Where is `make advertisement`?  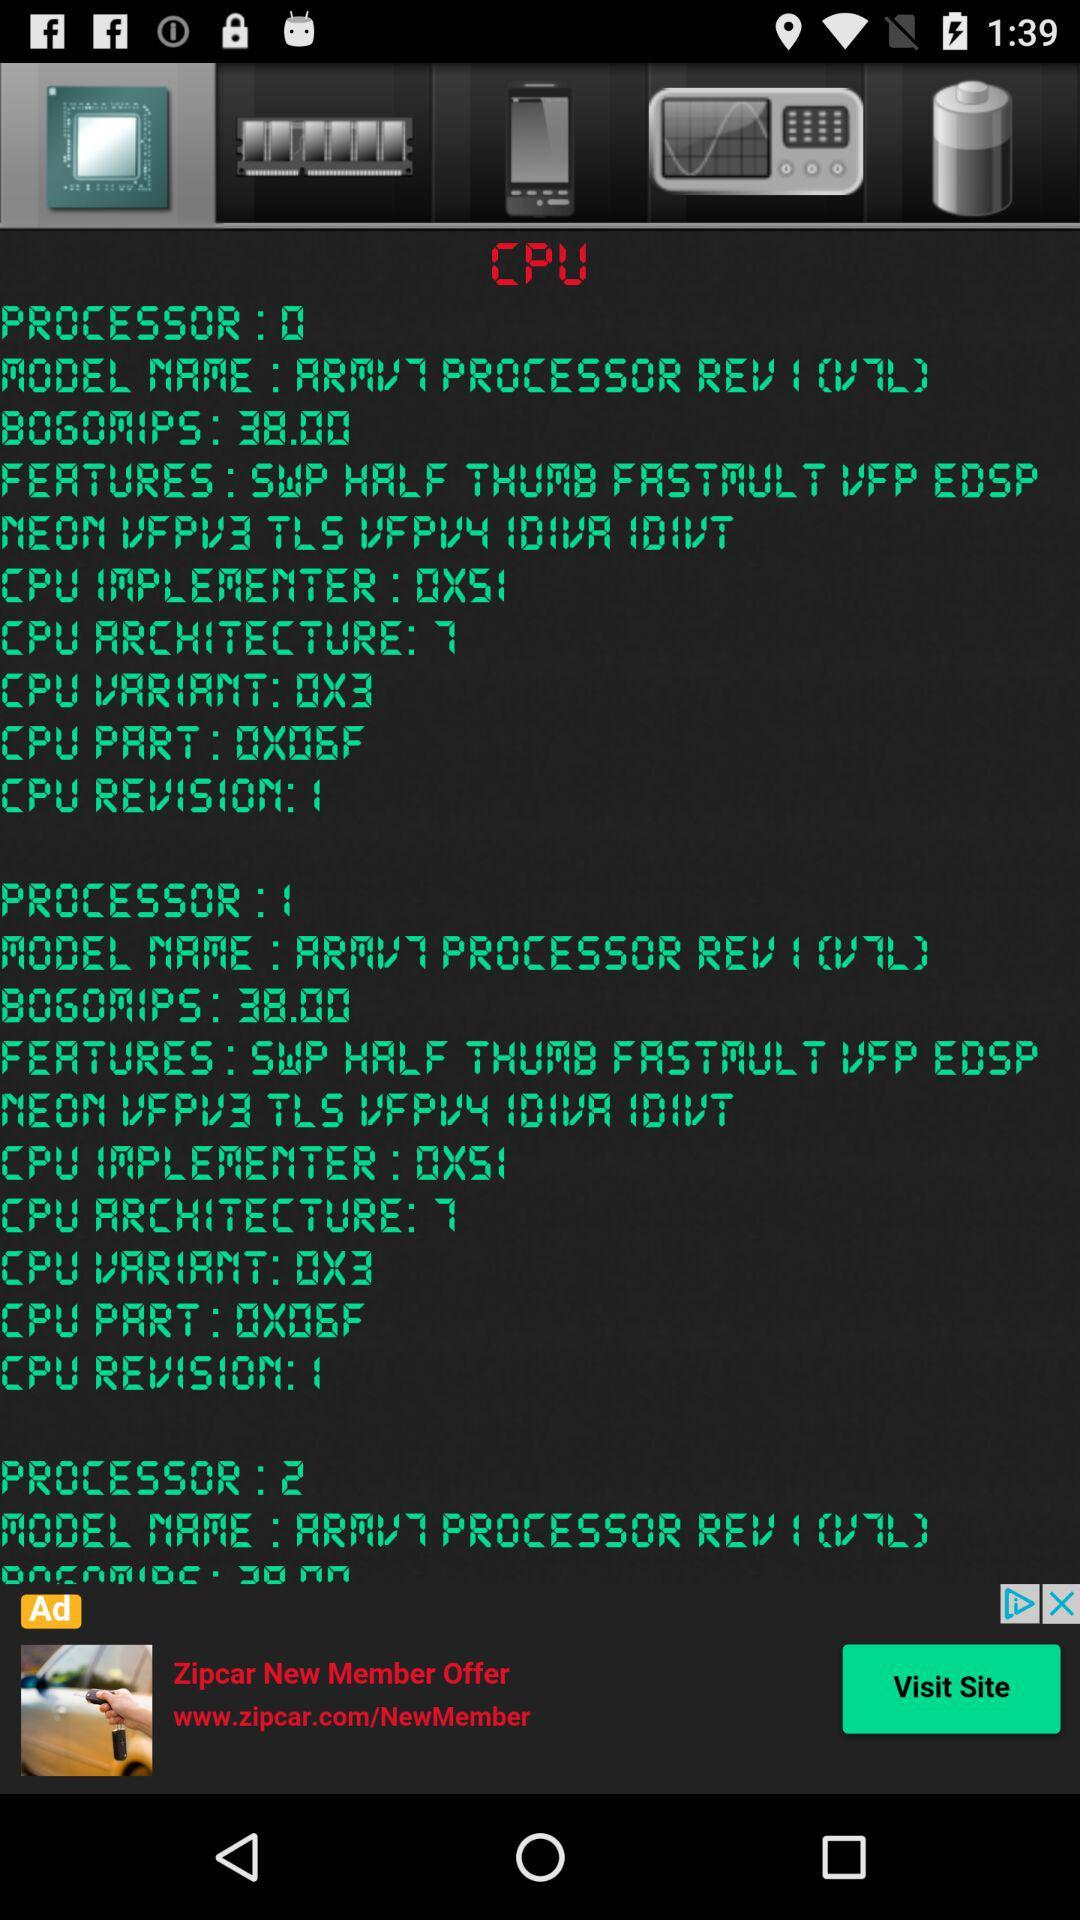 make advertisement is located at coordinates (540, 1688).